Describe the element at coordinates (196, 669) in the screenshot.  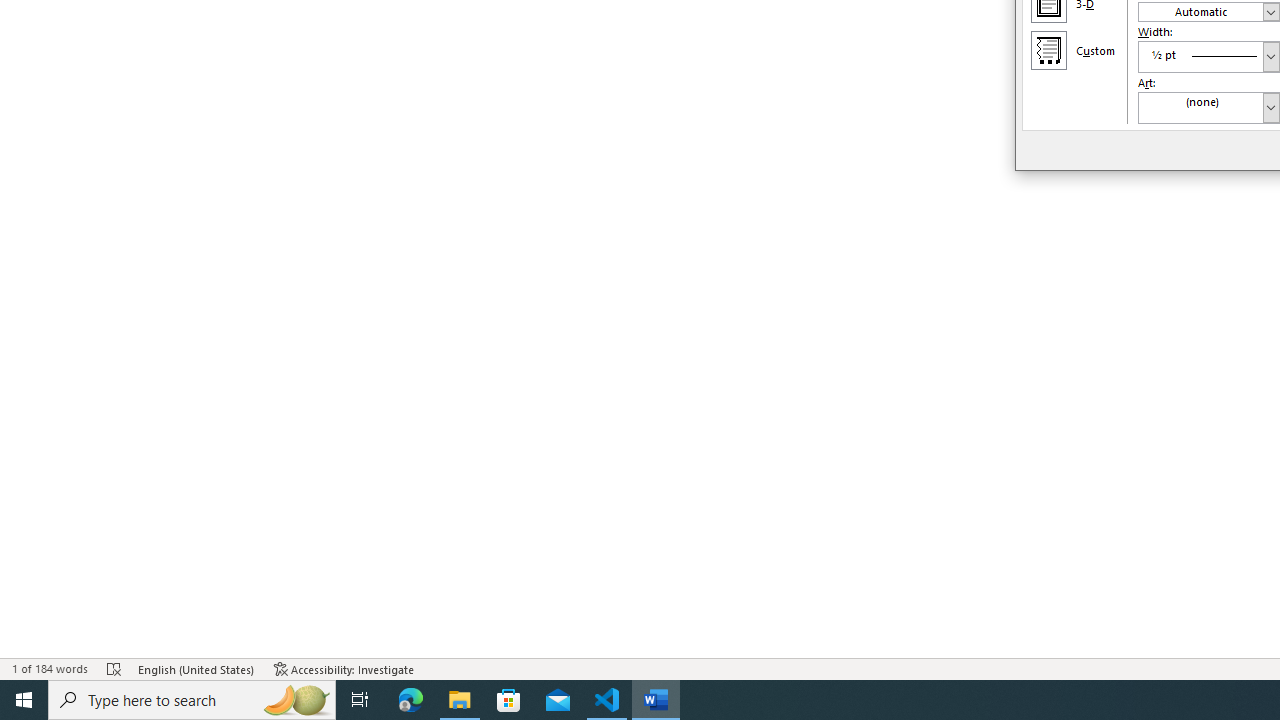
I see `'Language English (United States)'` at that location.